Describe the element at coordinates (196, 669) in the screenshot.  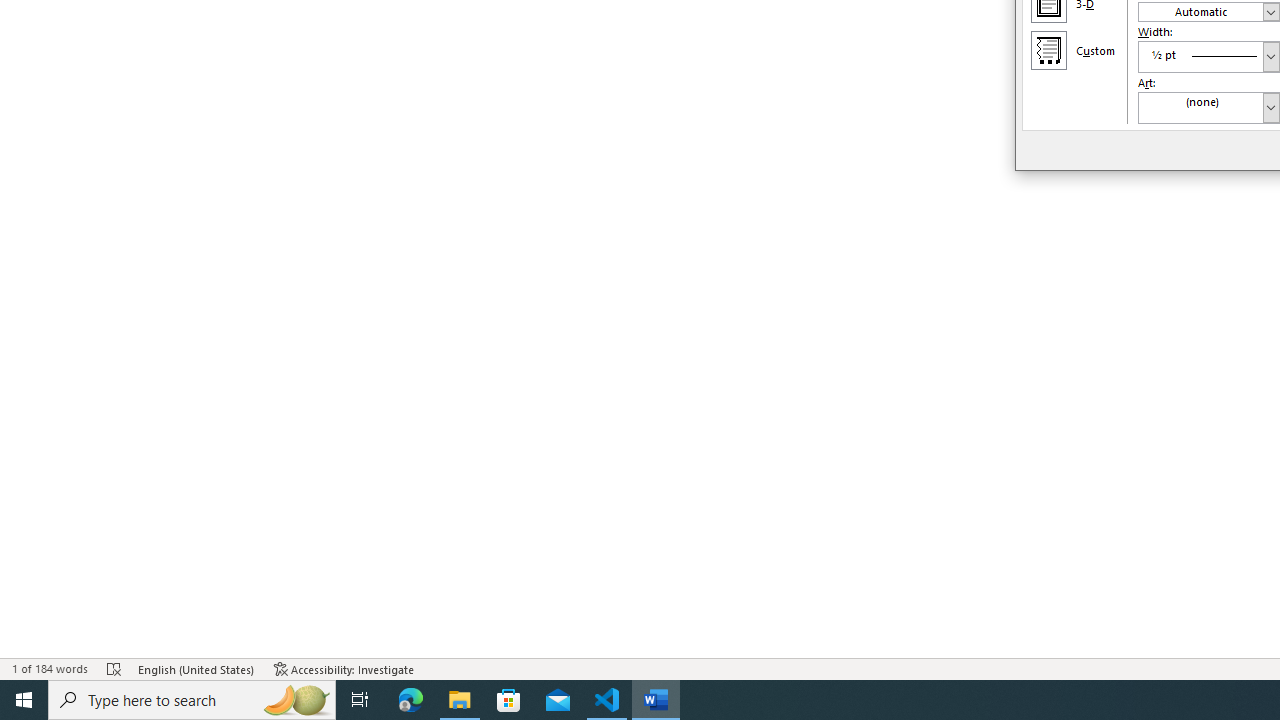
I see `'Language English (United States)'` at that location.